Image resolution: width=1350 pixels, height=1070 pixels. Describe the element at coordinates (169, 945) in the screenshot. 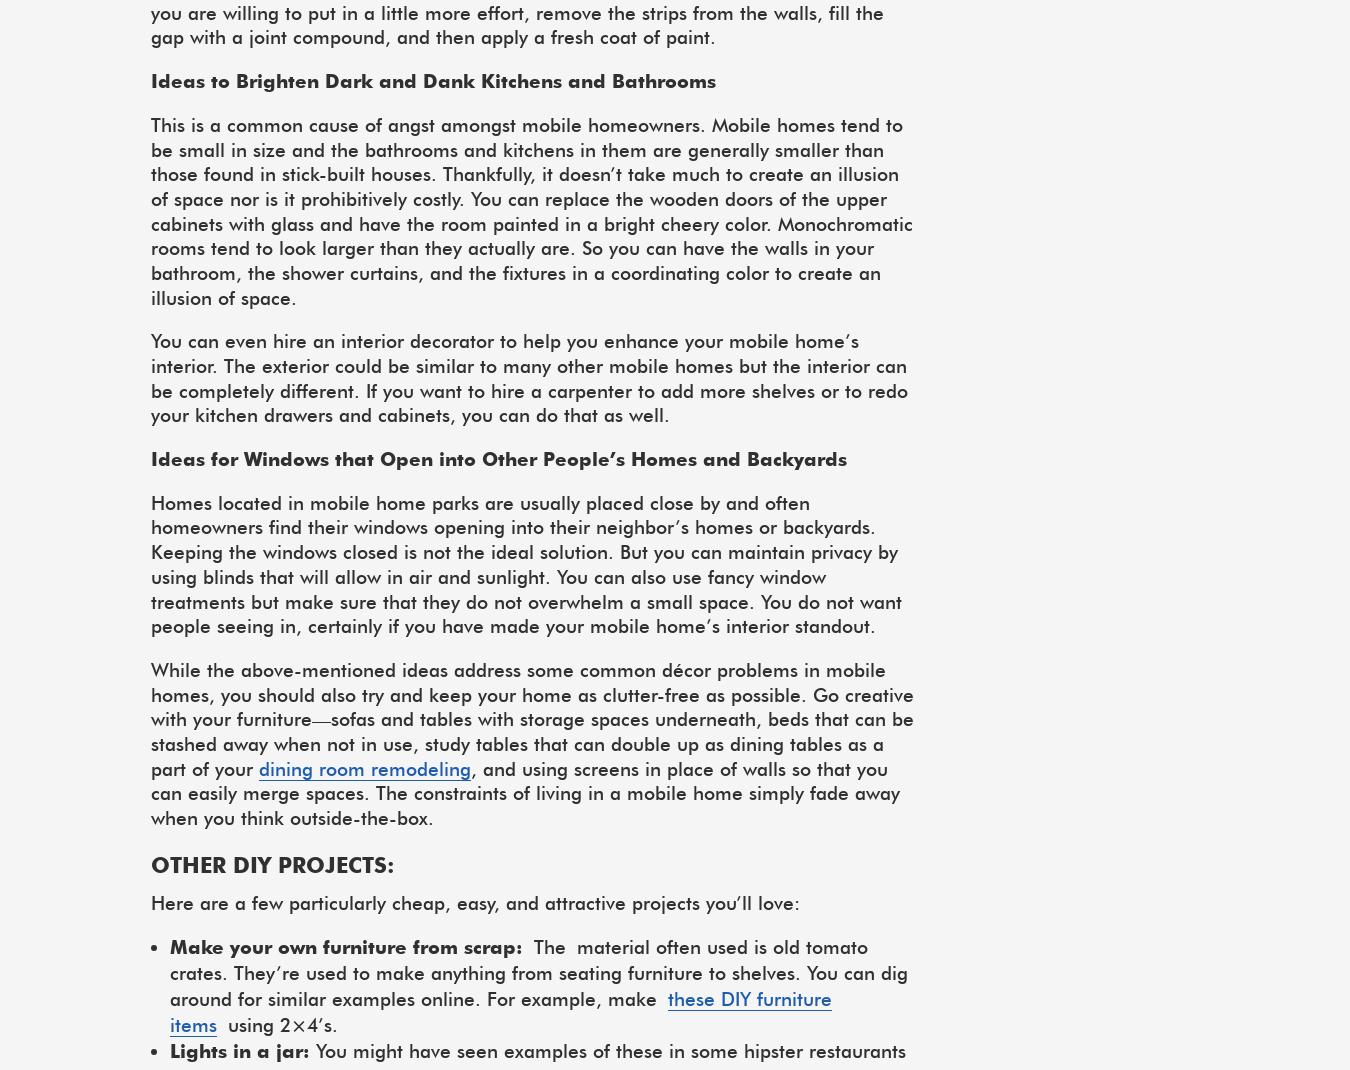

I see `'Make your own furniture from scrap:'` at that location.